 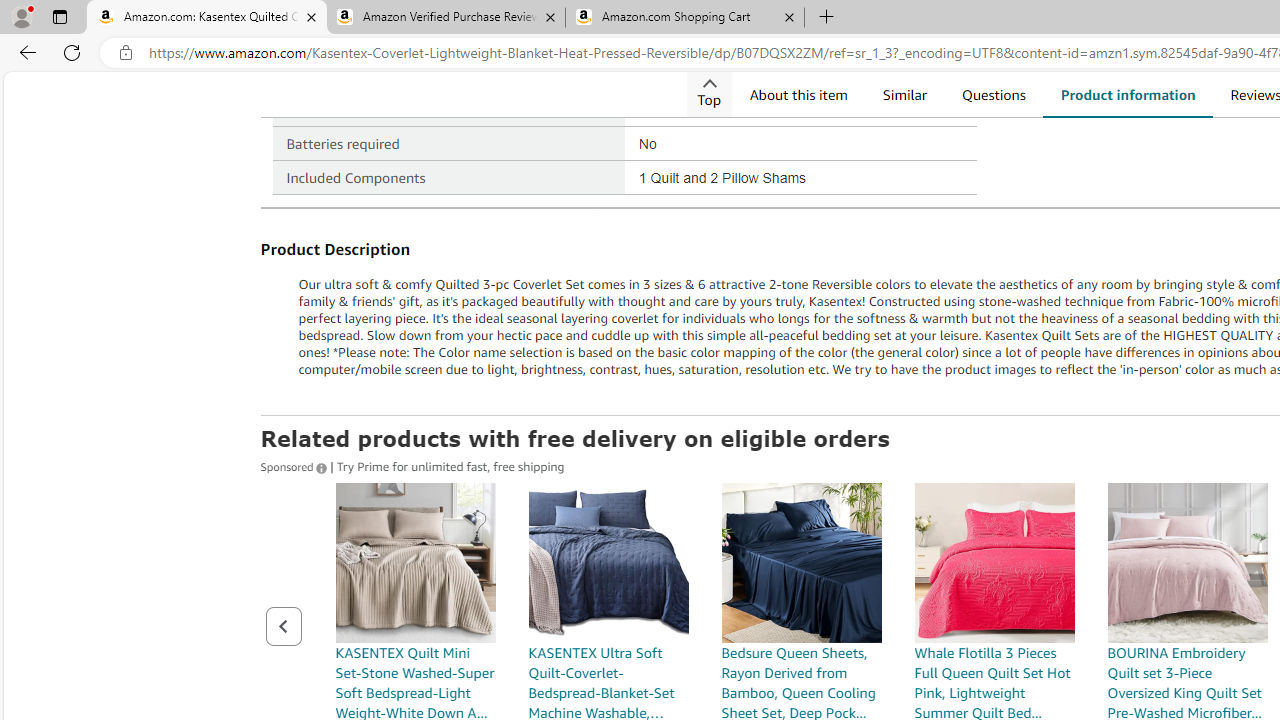 I want to click on 'Amazon.com Shopping Cart', so click(x=684, y=17).